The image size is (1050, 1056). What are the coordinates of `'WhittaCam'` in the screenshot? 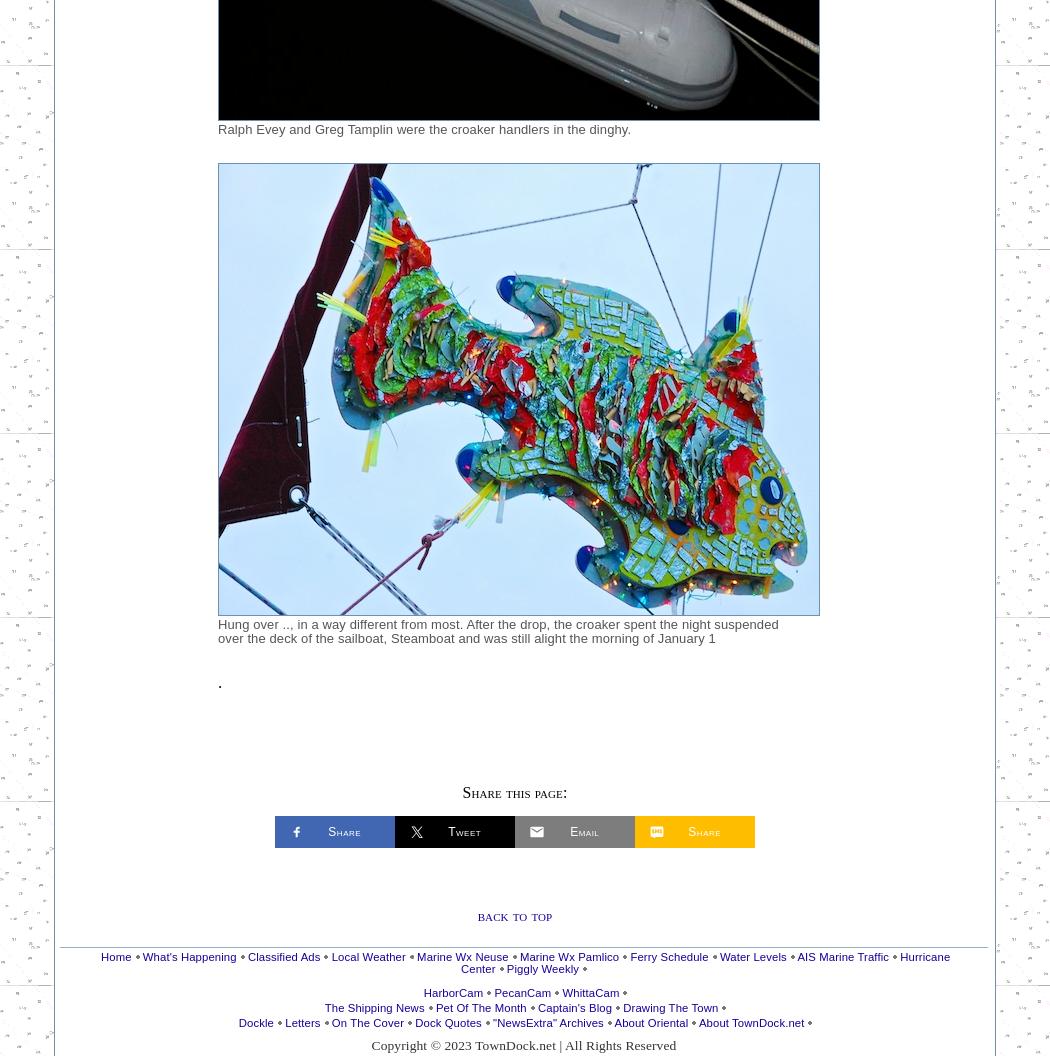 It's located at (561, 991).